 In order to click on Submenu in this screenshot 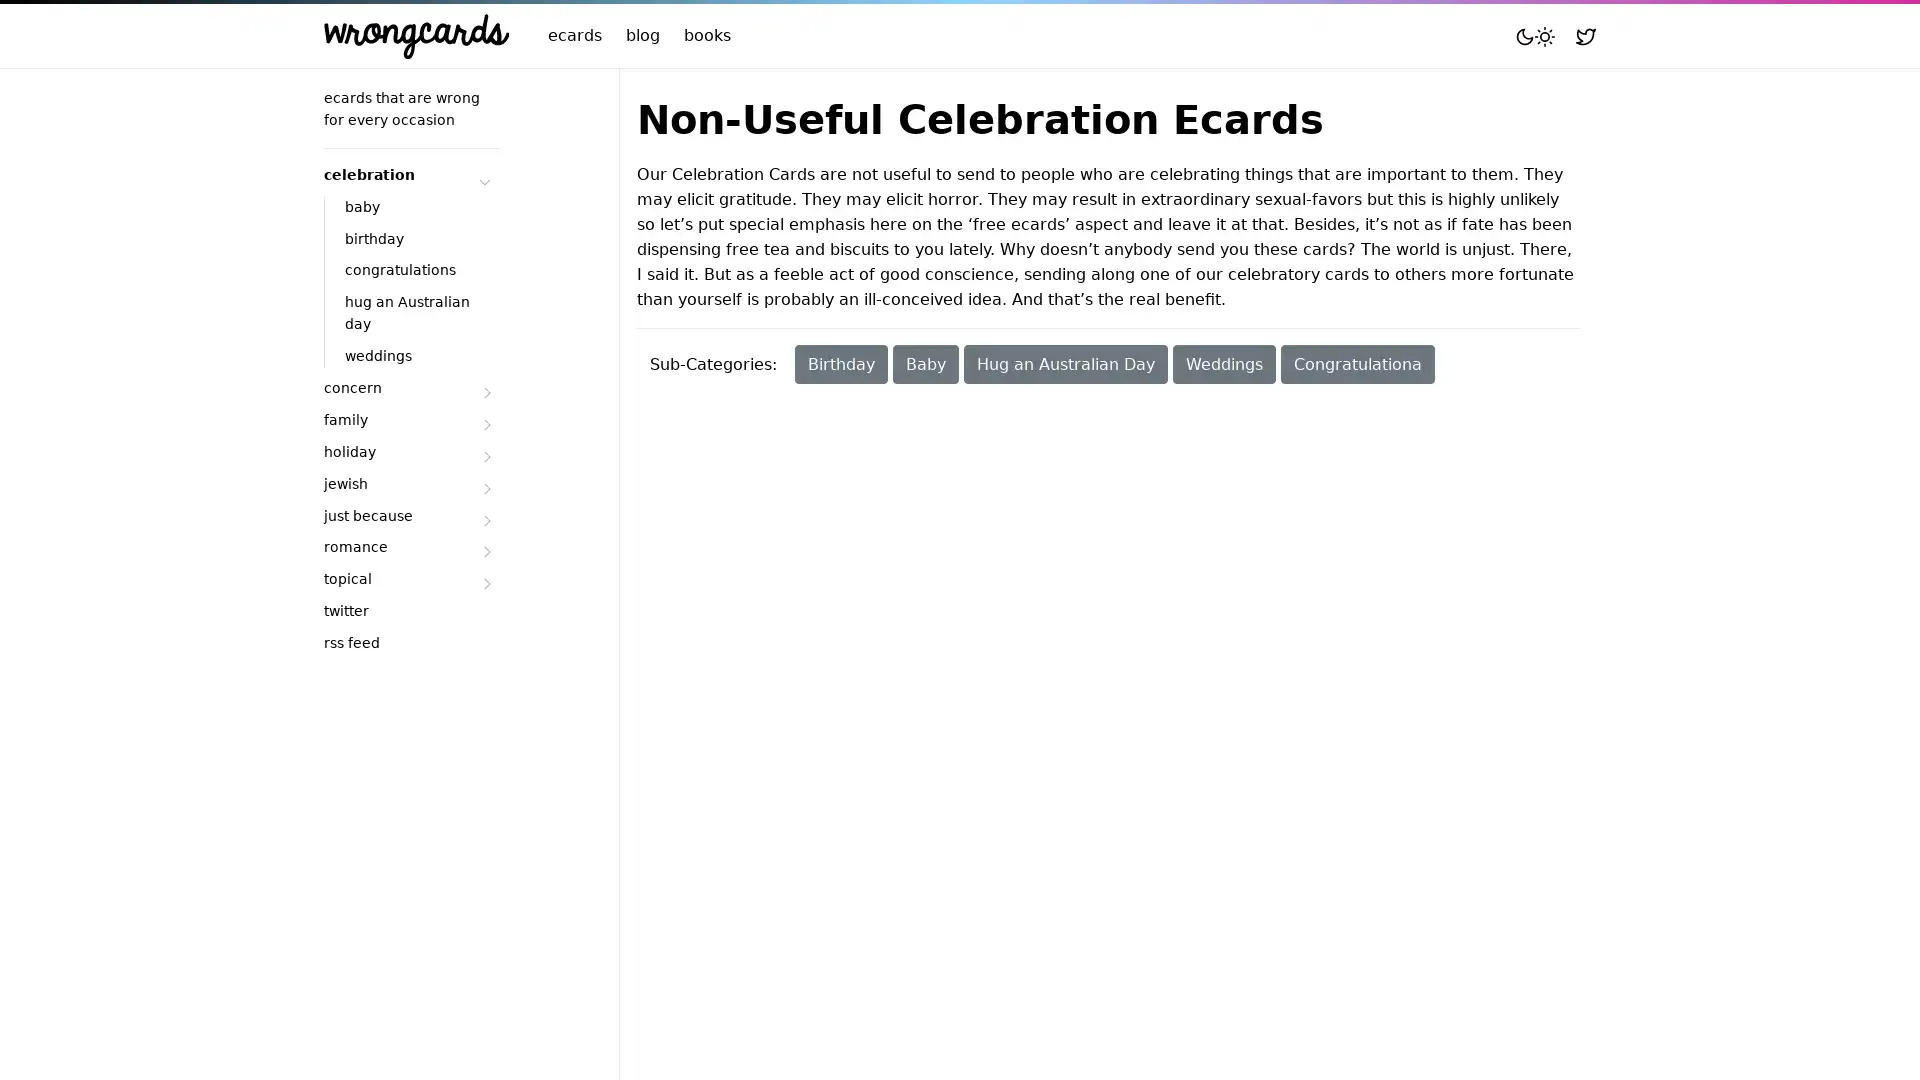, I will do `click(484, 455)`.